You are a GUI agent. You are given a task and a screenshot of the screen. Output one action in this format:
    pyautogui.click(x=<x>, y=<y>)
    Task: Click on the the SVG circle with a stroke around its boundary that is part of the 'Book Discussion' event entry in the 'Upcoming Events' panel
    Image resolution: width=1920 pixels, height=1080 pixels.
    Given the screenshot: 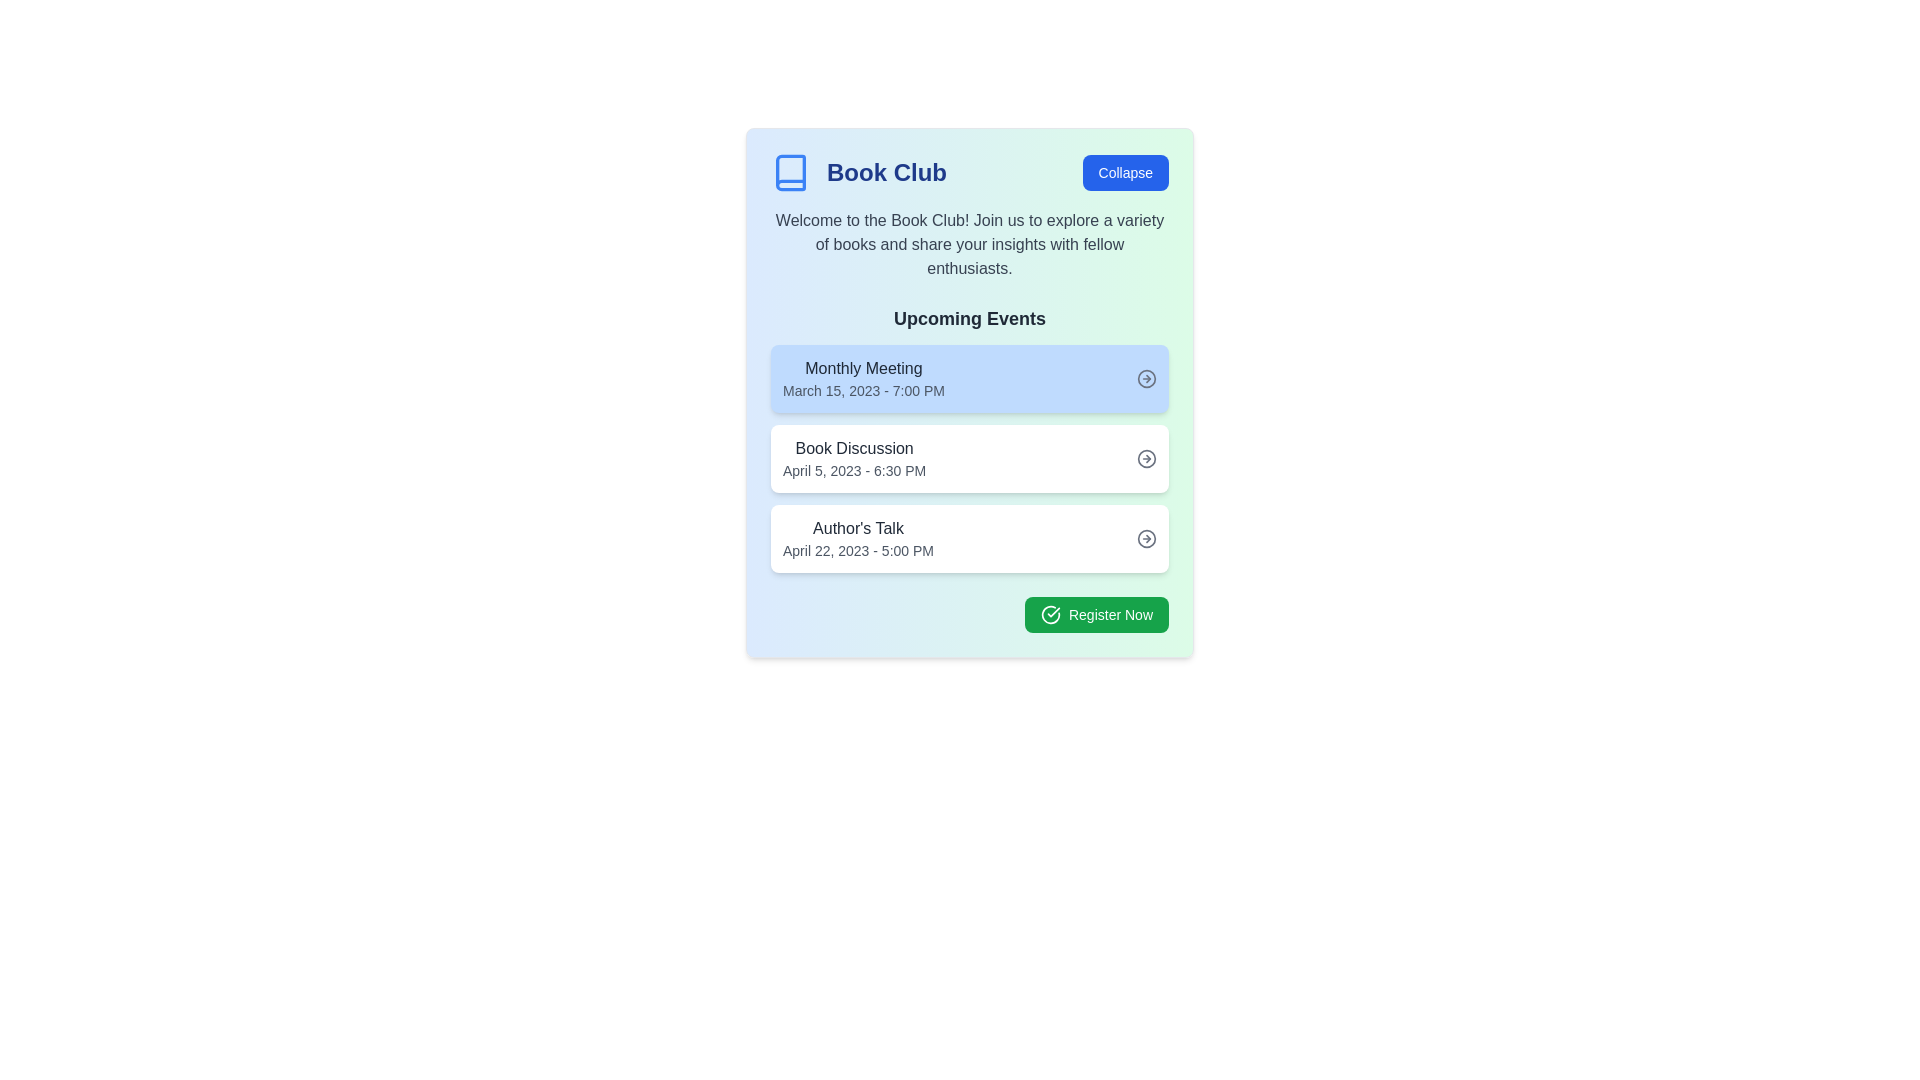 What is the action you would take?
    pyautogui.click(x=1147, y=459)
    